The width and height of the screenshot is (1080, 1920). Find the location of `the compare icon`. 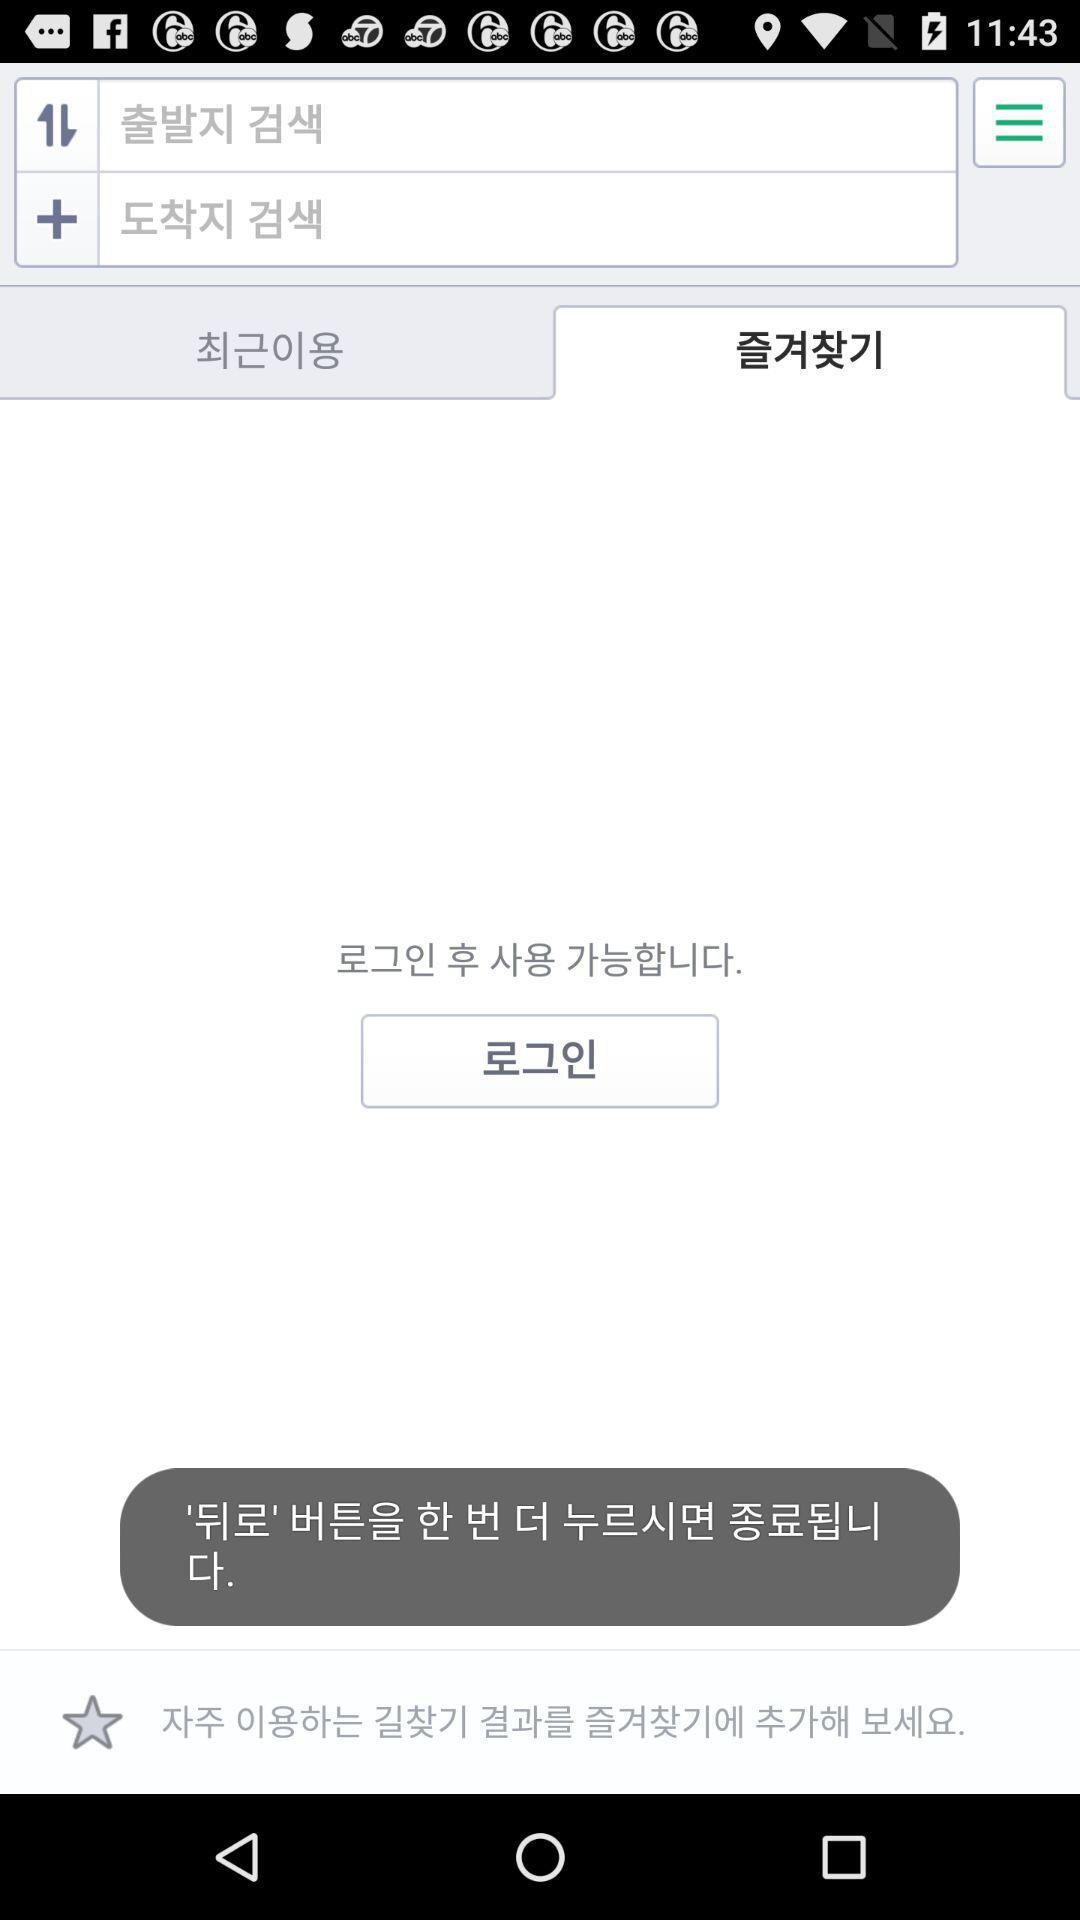

the compare icon is located at coordinates (56, 133).